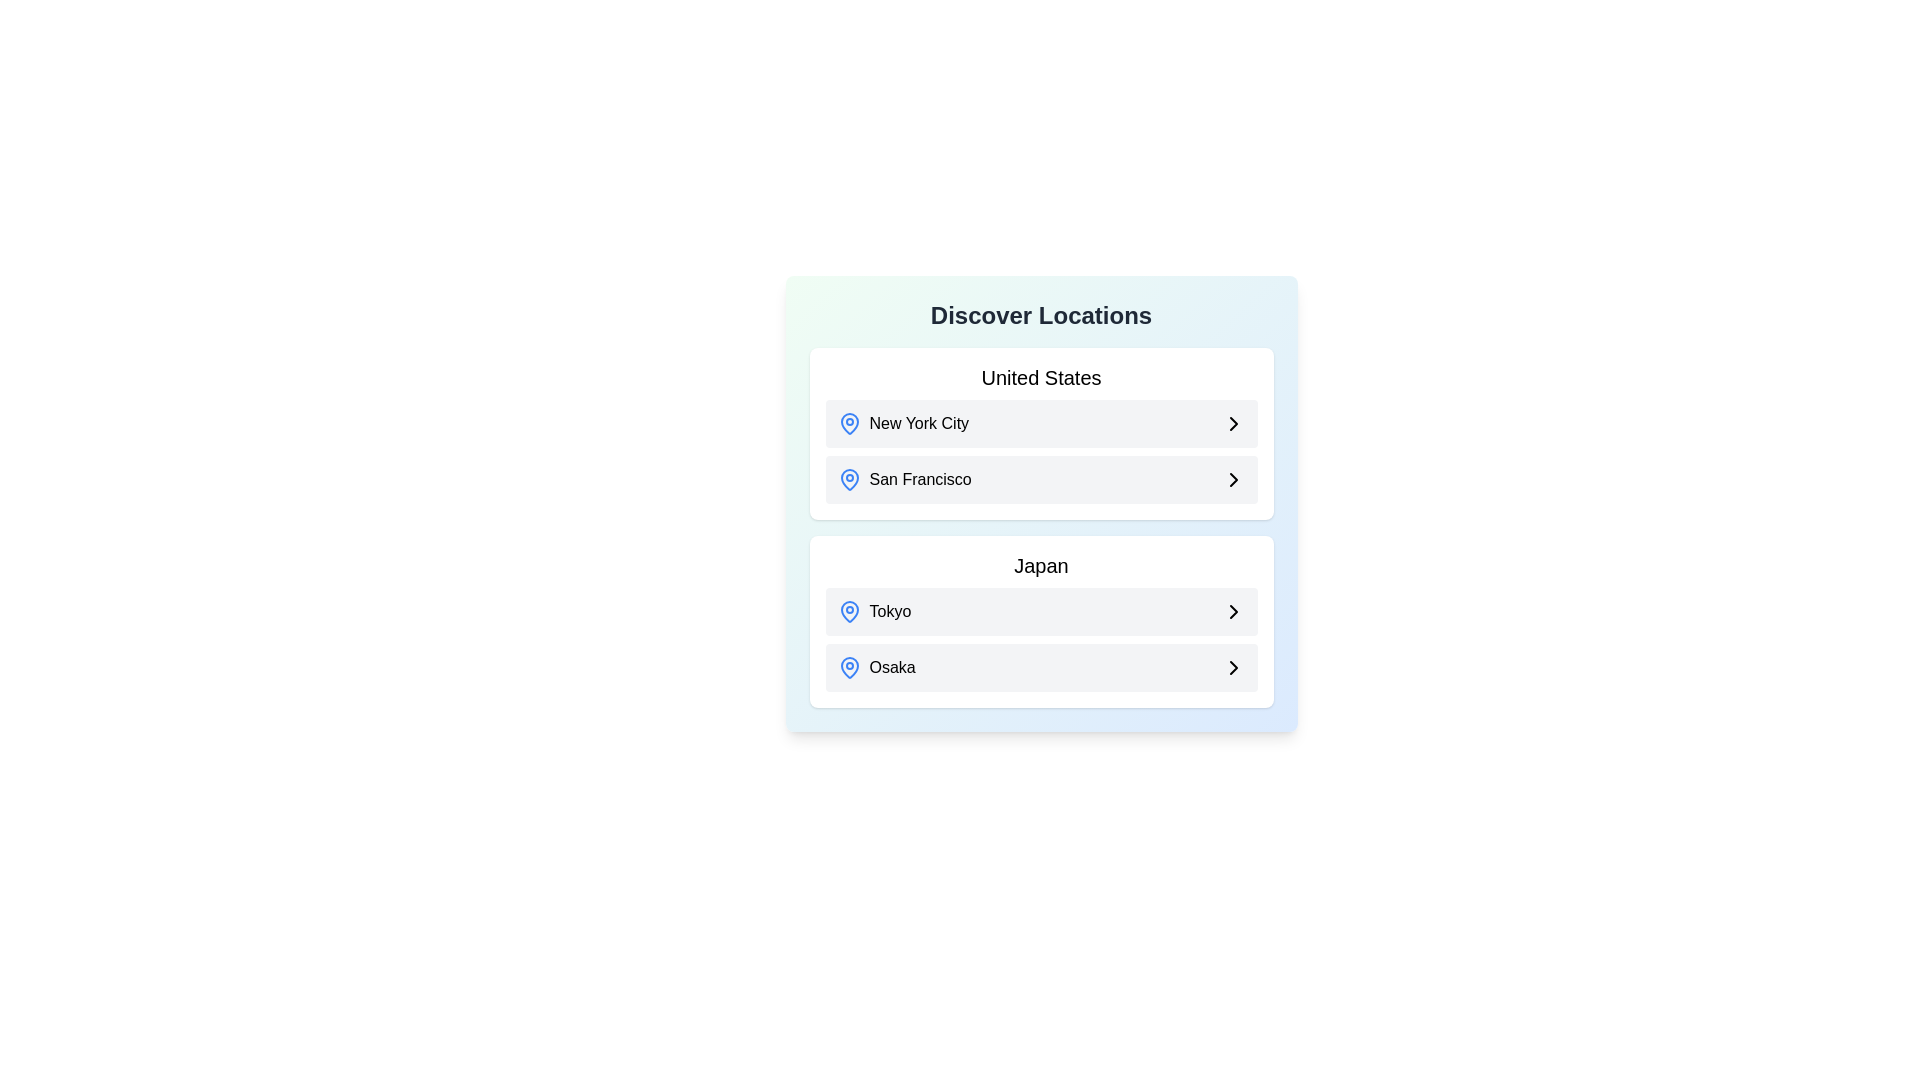 This screenshot has width=1920, height=1080. I want to click on the text label that categorizes content related to Japan, positioned centrally above the Tokyo and Osaka elements, so click(1040, 566).